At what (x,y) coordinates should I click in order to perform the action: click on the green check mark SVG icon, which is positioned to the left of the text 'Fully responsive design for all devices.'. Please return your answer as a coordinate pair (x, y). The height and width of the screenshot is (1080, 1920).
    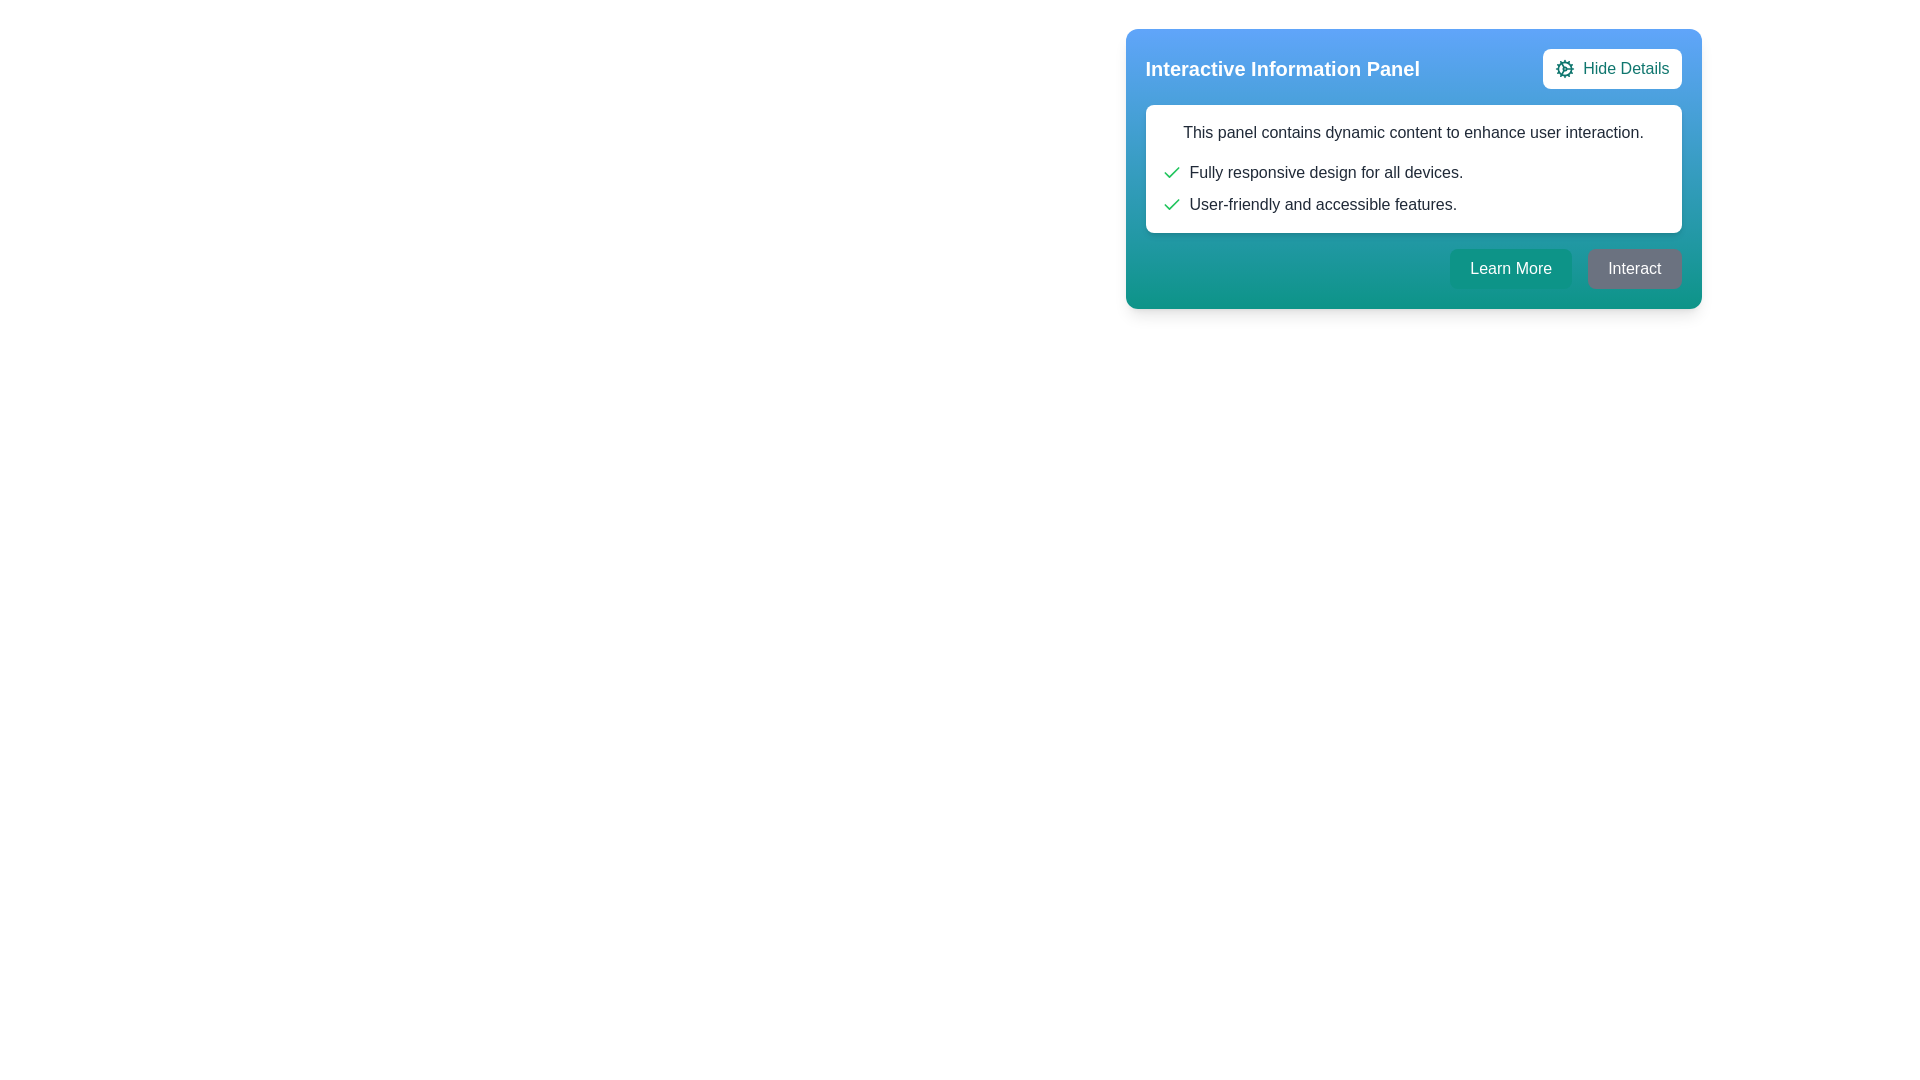
    Looking at the image, I should click on (1171, 172).